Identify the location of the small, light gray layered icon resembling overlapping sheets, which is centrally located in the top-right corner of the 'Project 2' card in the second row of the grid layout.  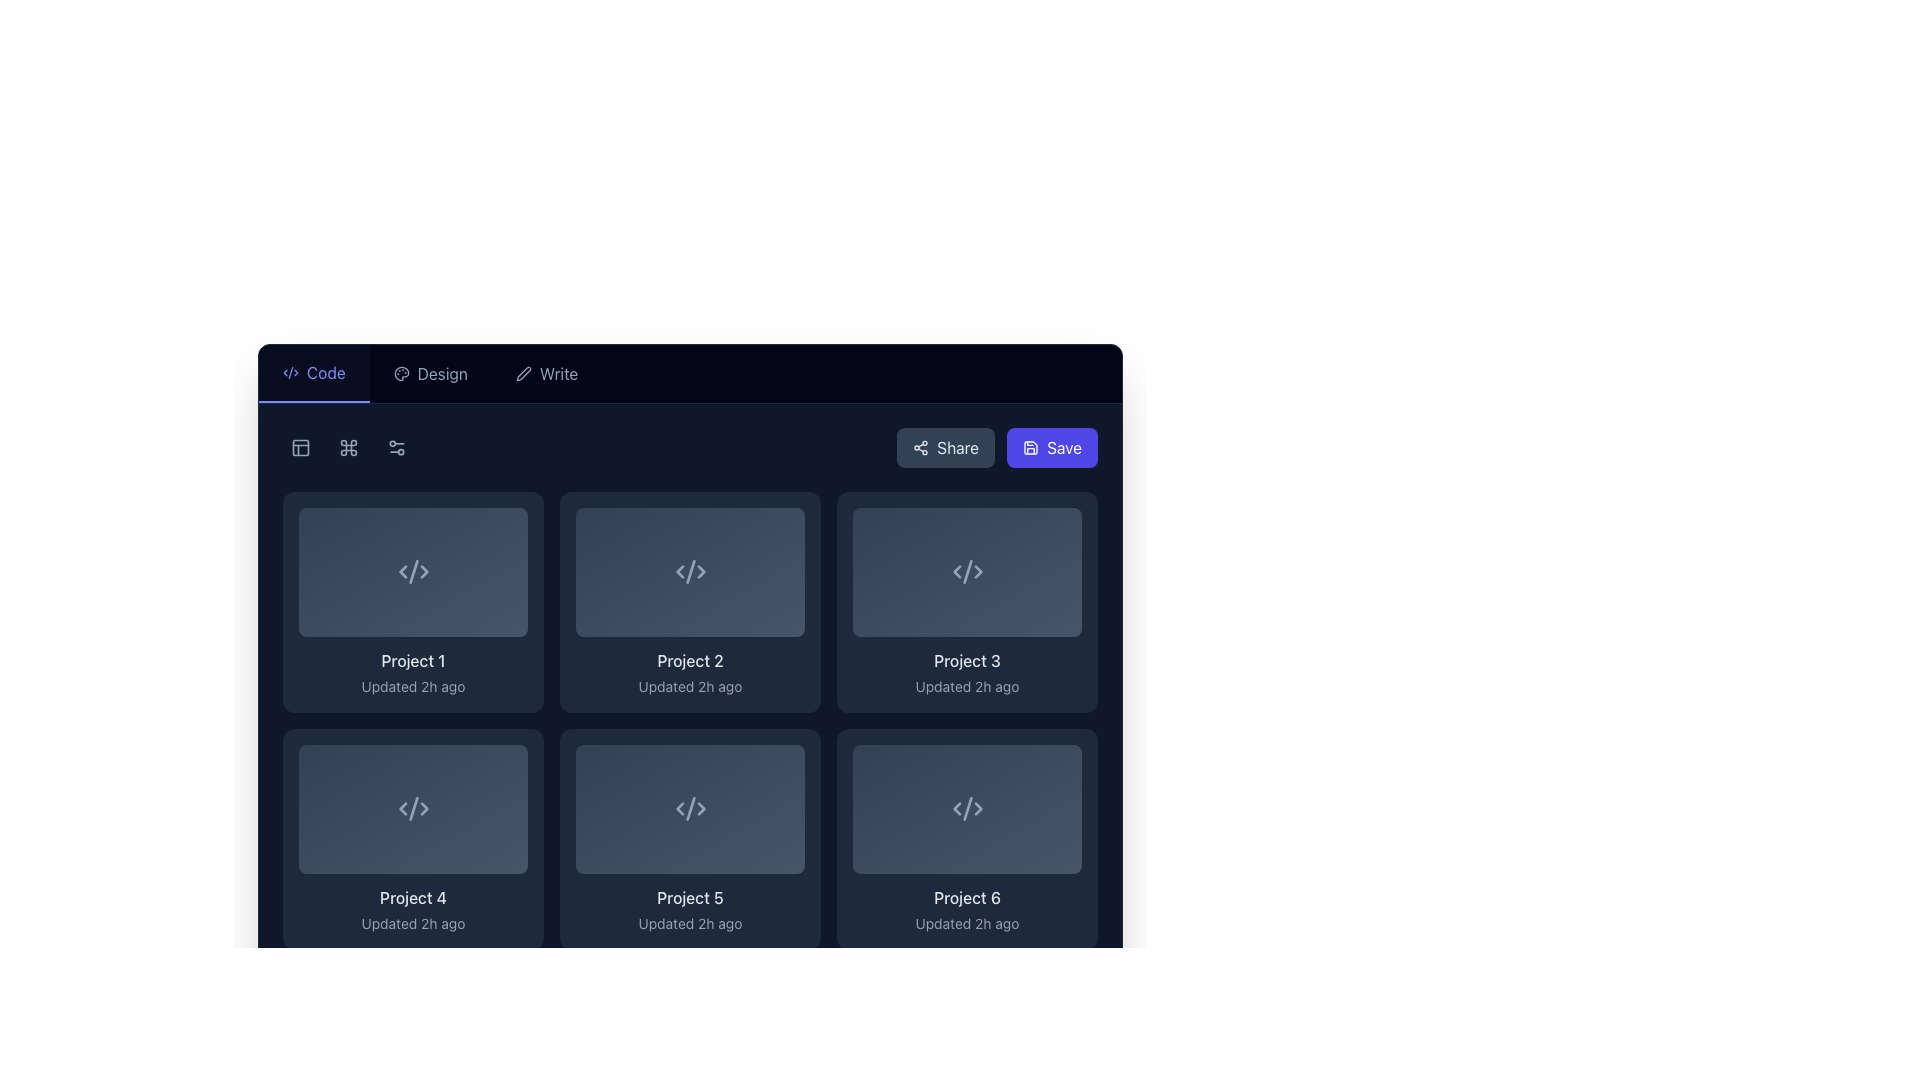
(801, 511).